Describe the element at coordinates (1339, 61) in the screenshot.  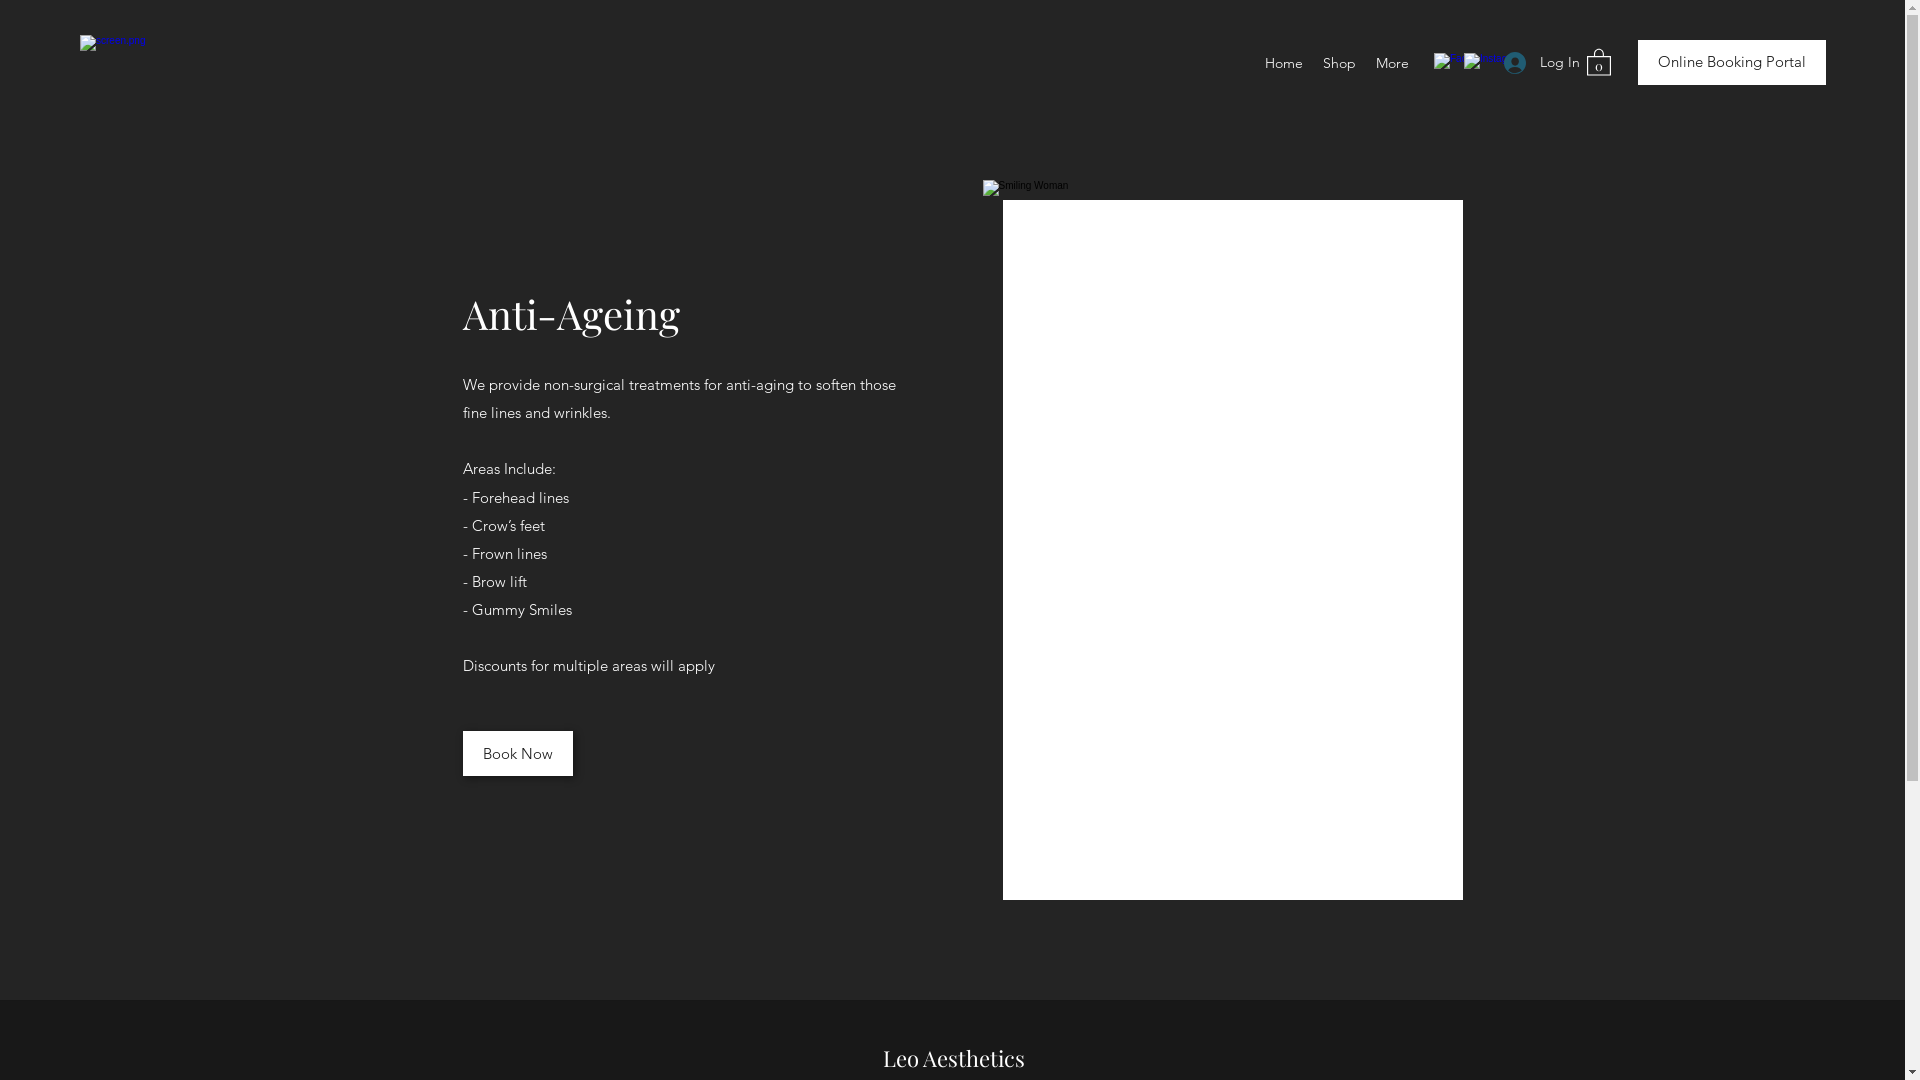
I see `'Shop'` at that location.